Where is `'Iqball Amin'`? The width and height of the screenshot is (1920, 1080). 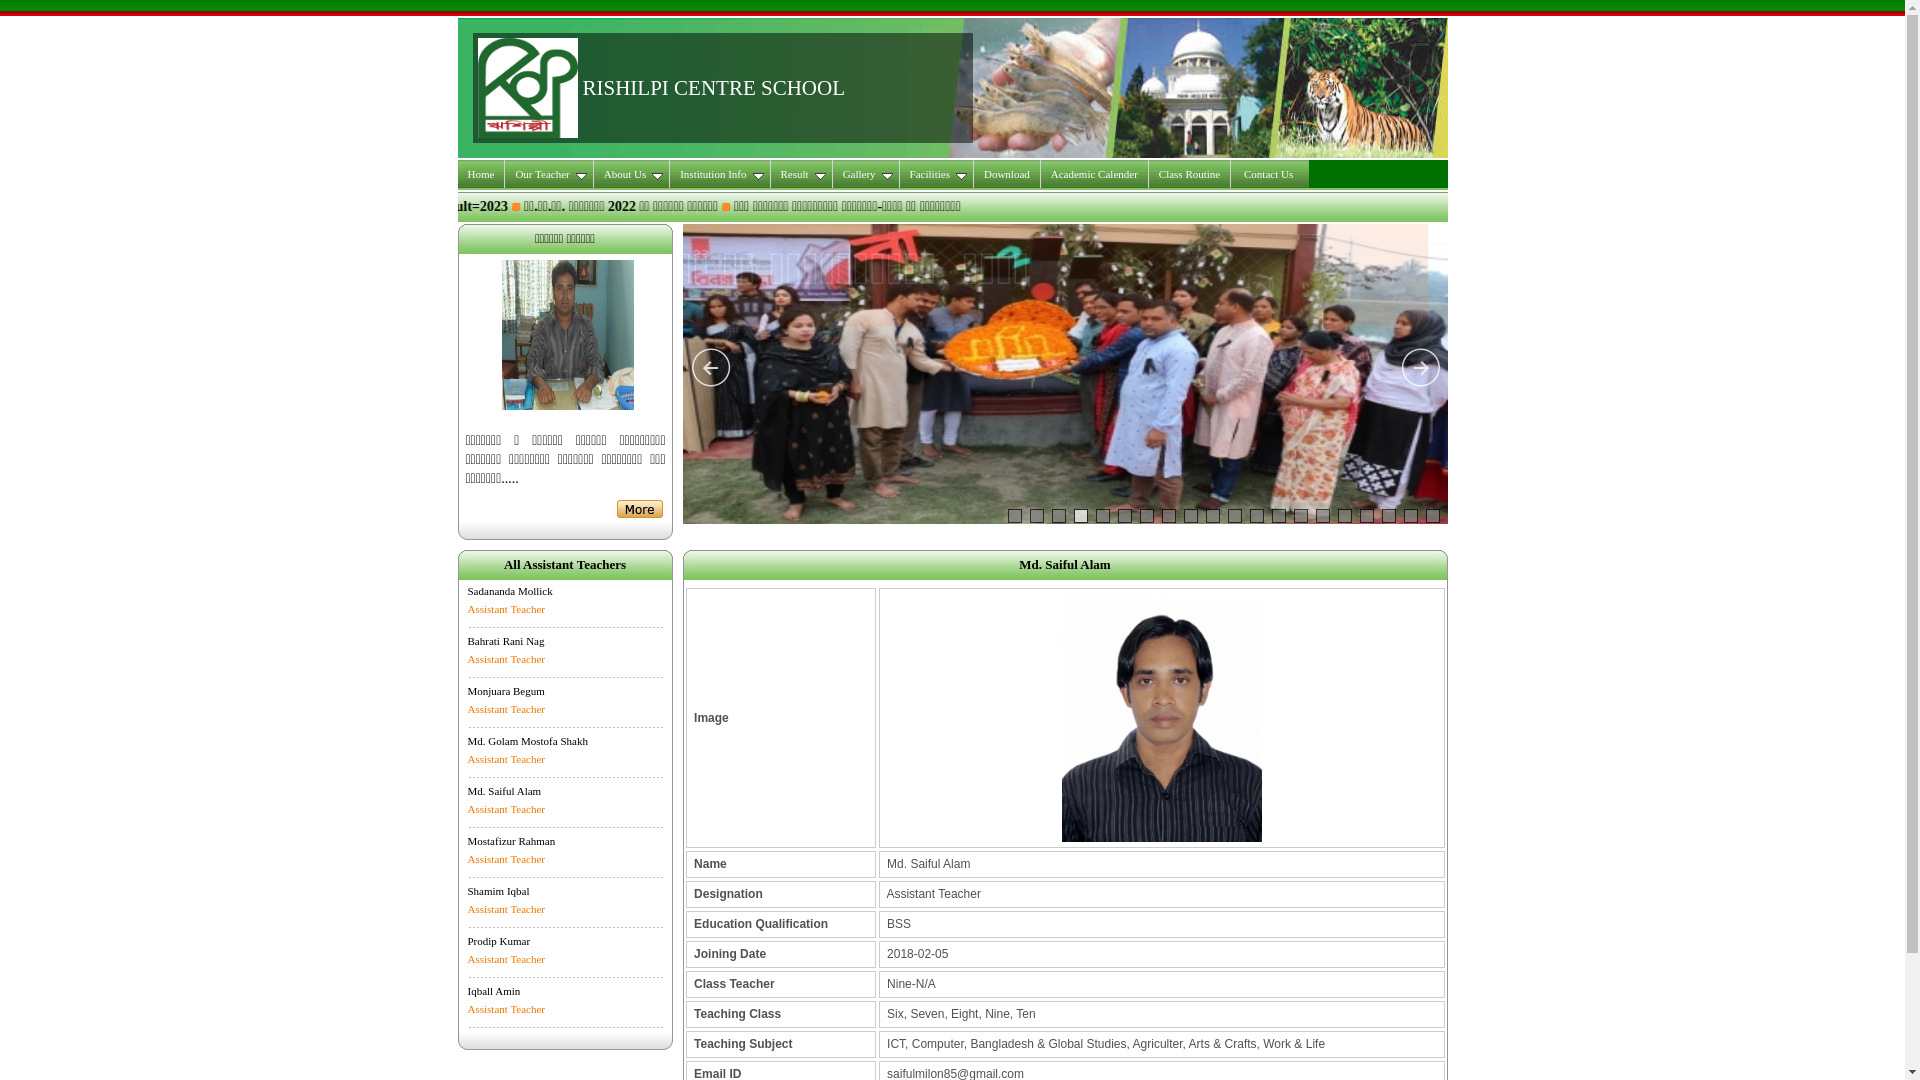 'Iqball Amin' is located at coordinates (494, 991).